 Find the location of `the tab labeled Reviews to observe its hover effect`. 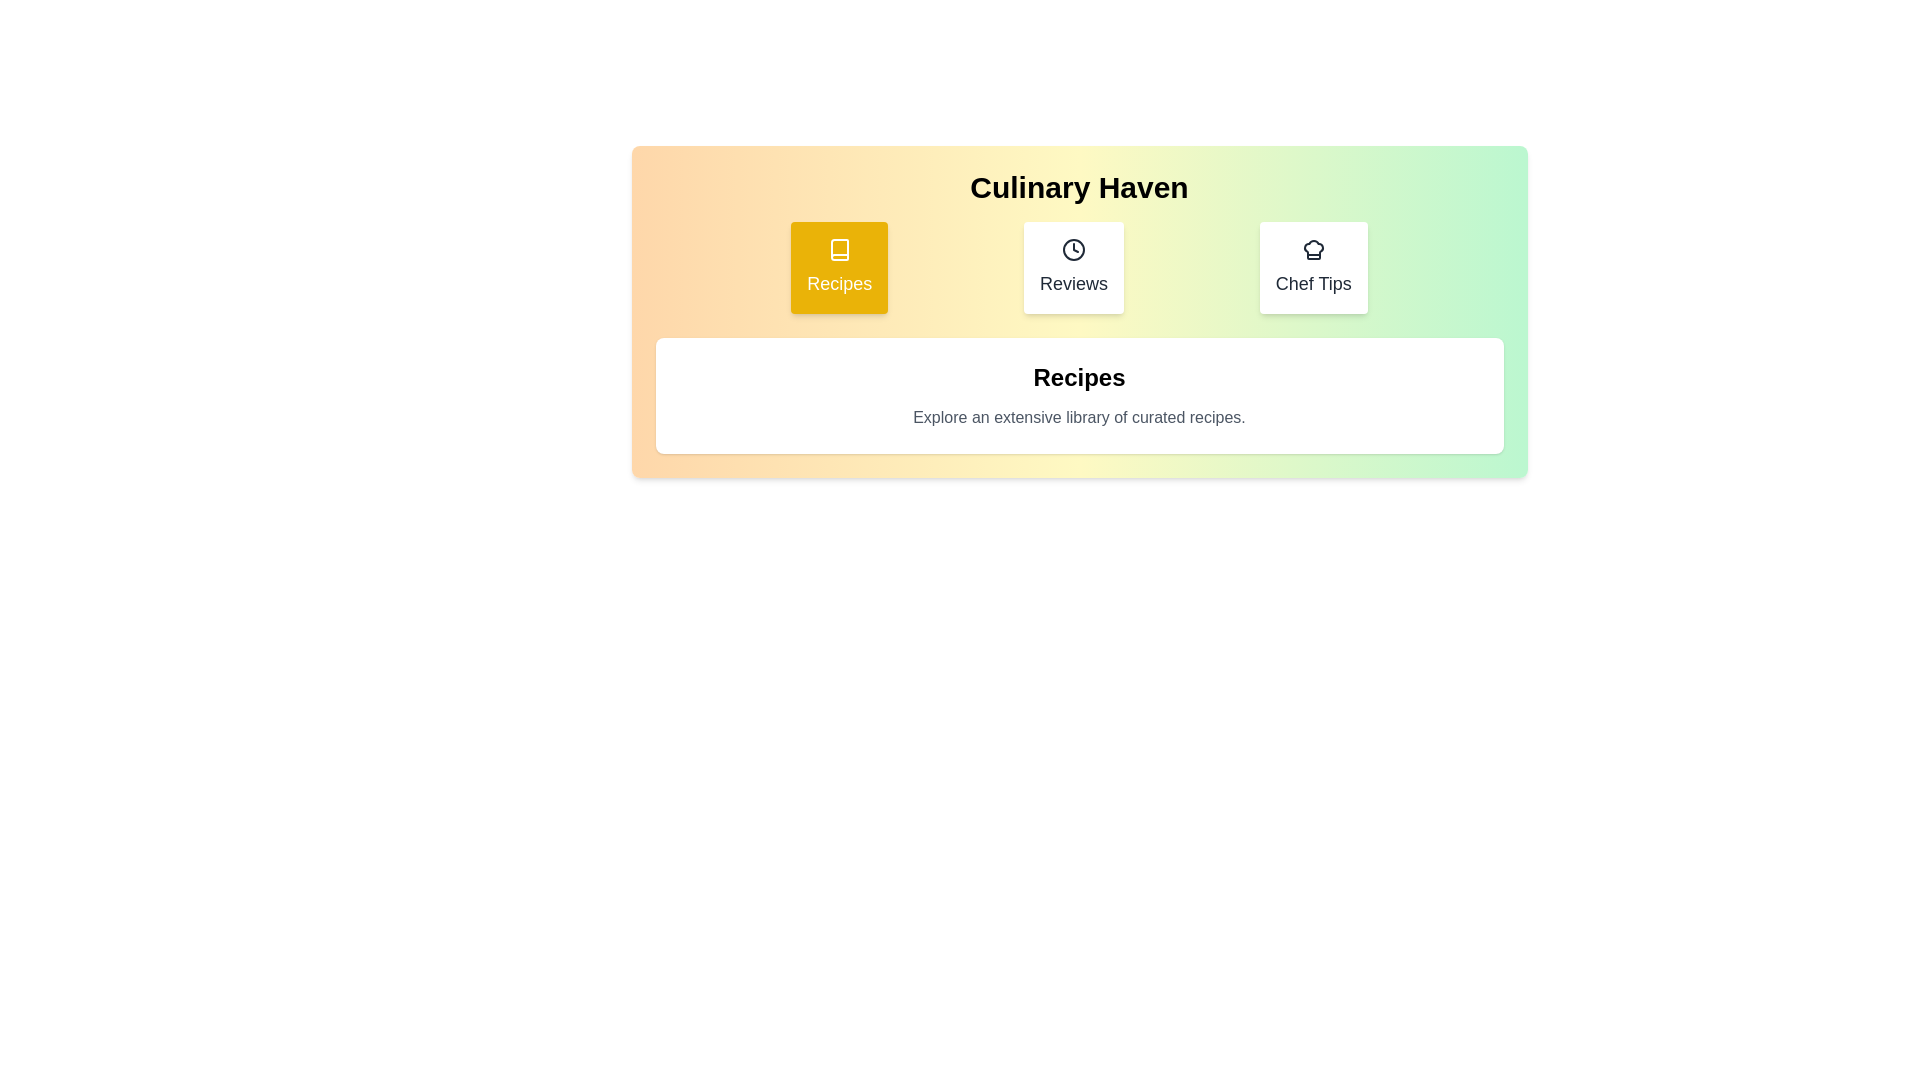

the tab labeled Reviews to observe its hover effect is located at coordinates (1073, 266).